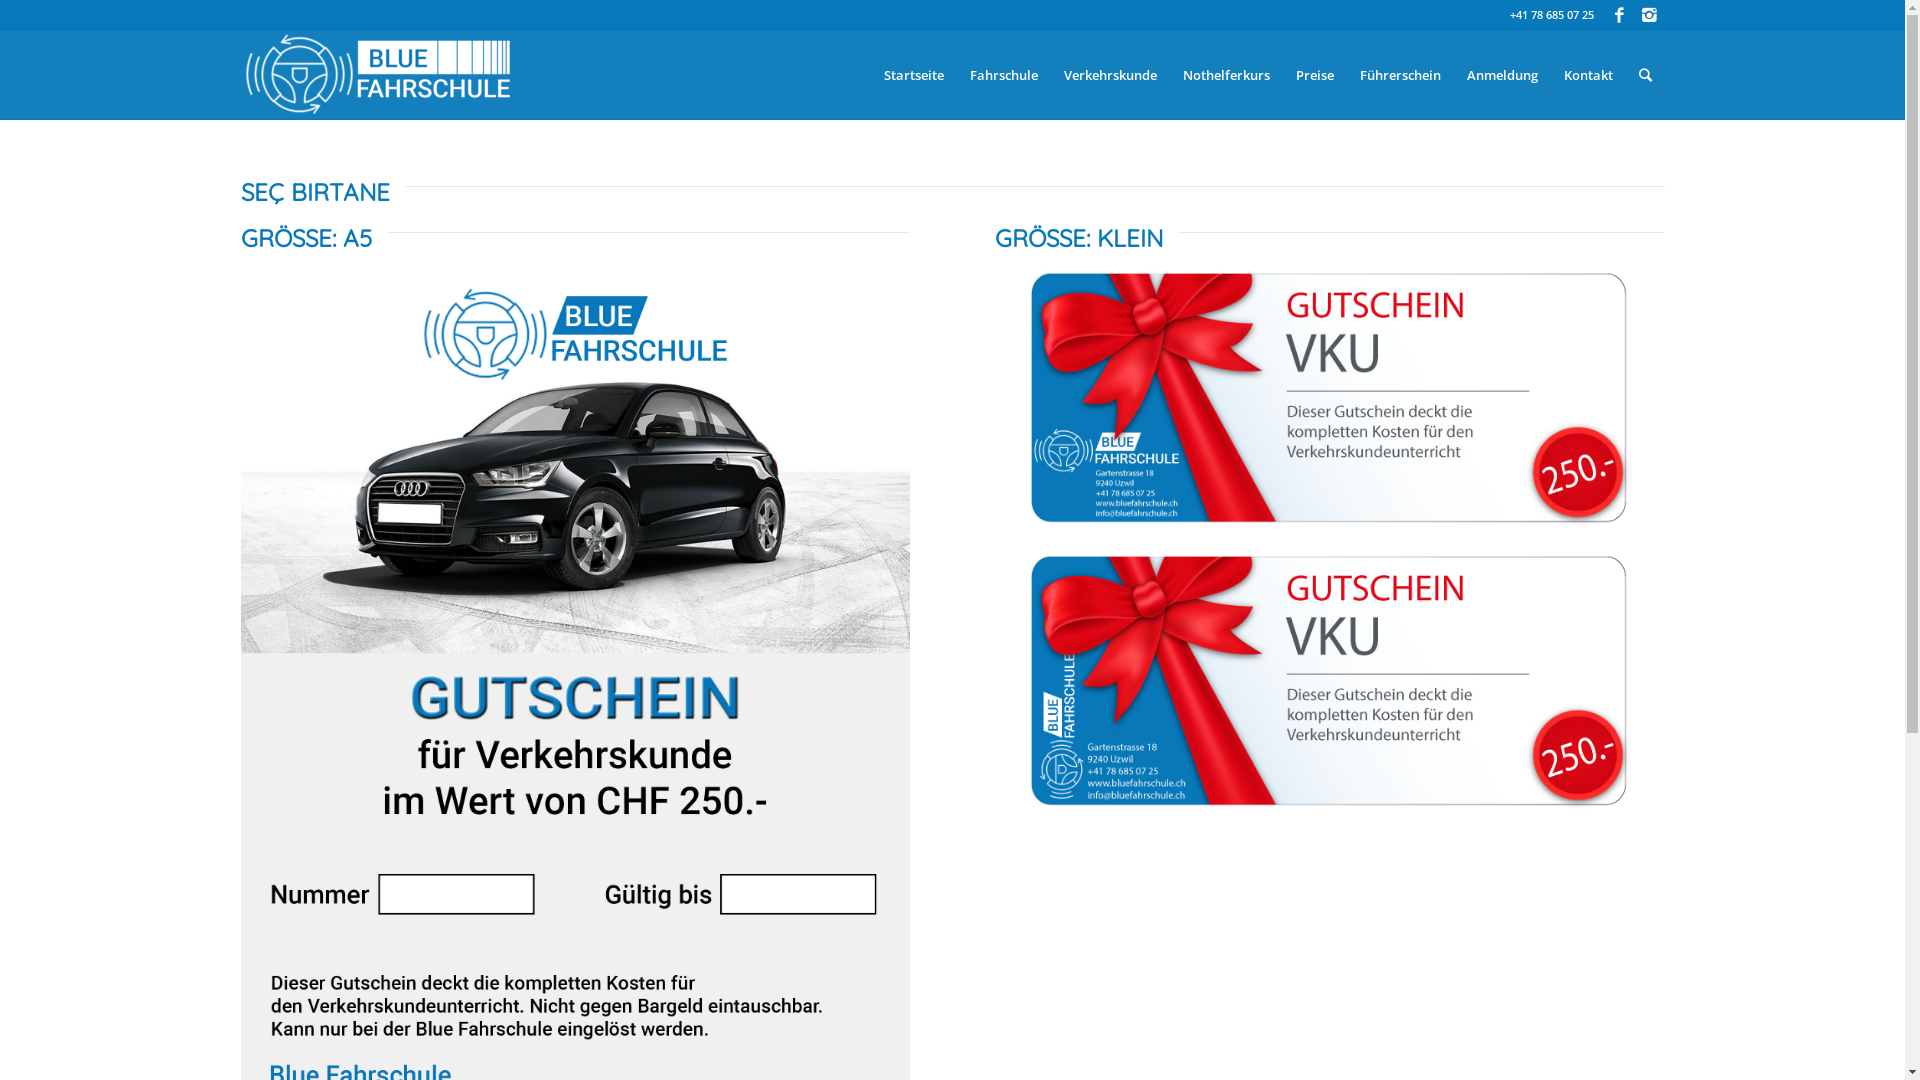 The width and height of the screenshot is (1920, 1080). I want to click on 'Kontakt', so click(1586, 73).